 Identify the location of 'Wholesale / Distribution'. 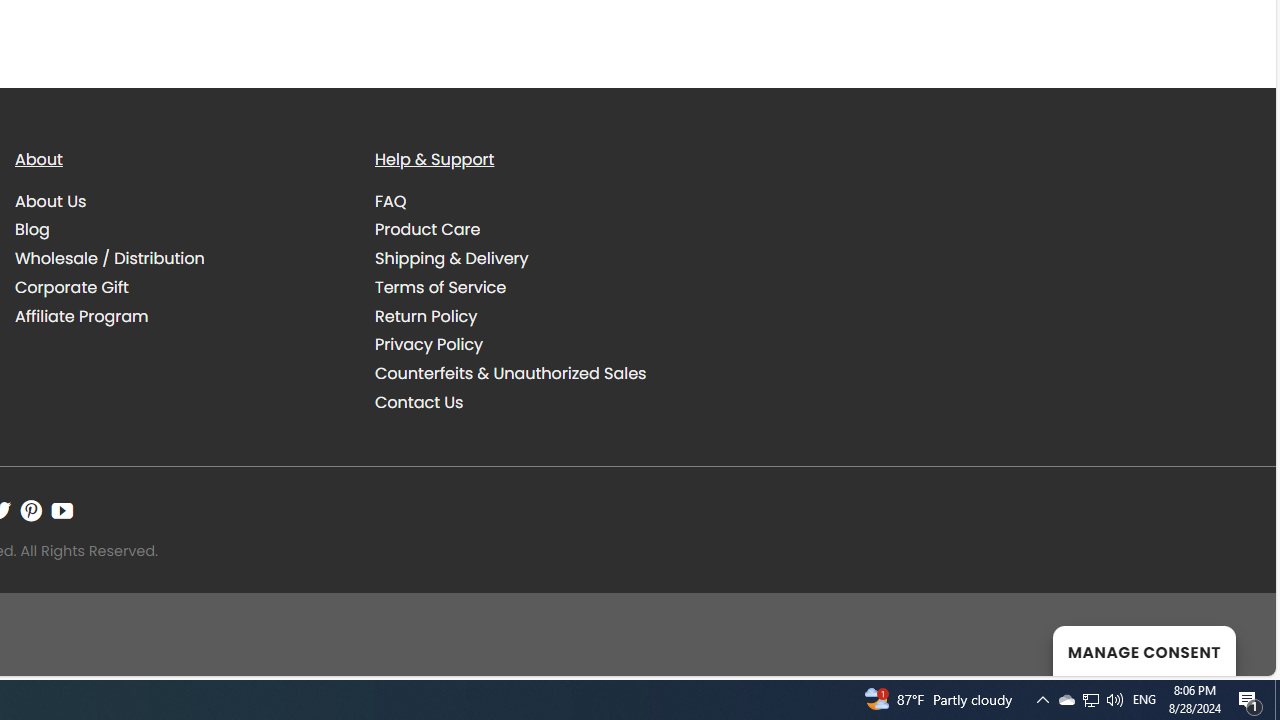
(180, 258).